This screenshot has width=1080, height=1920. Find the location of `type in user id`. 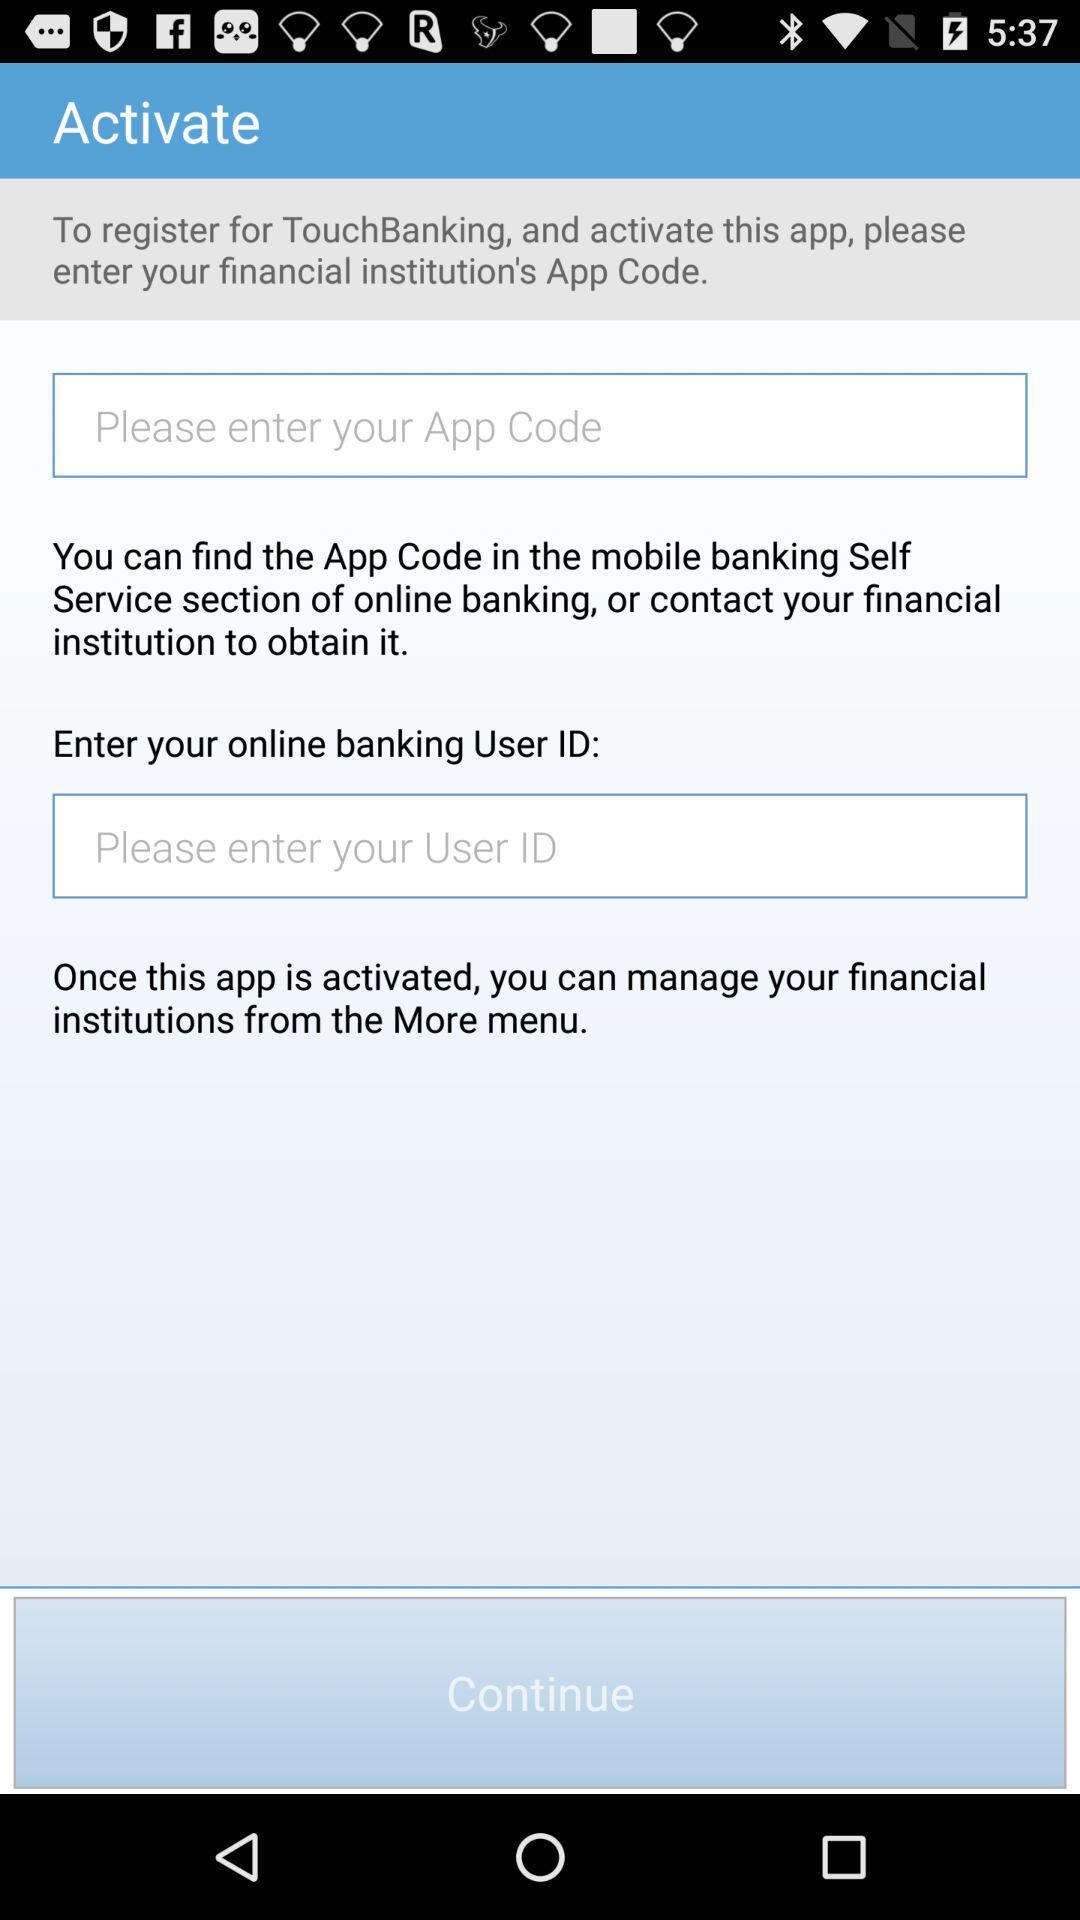

type in user id is located at coordinates (550, 845).